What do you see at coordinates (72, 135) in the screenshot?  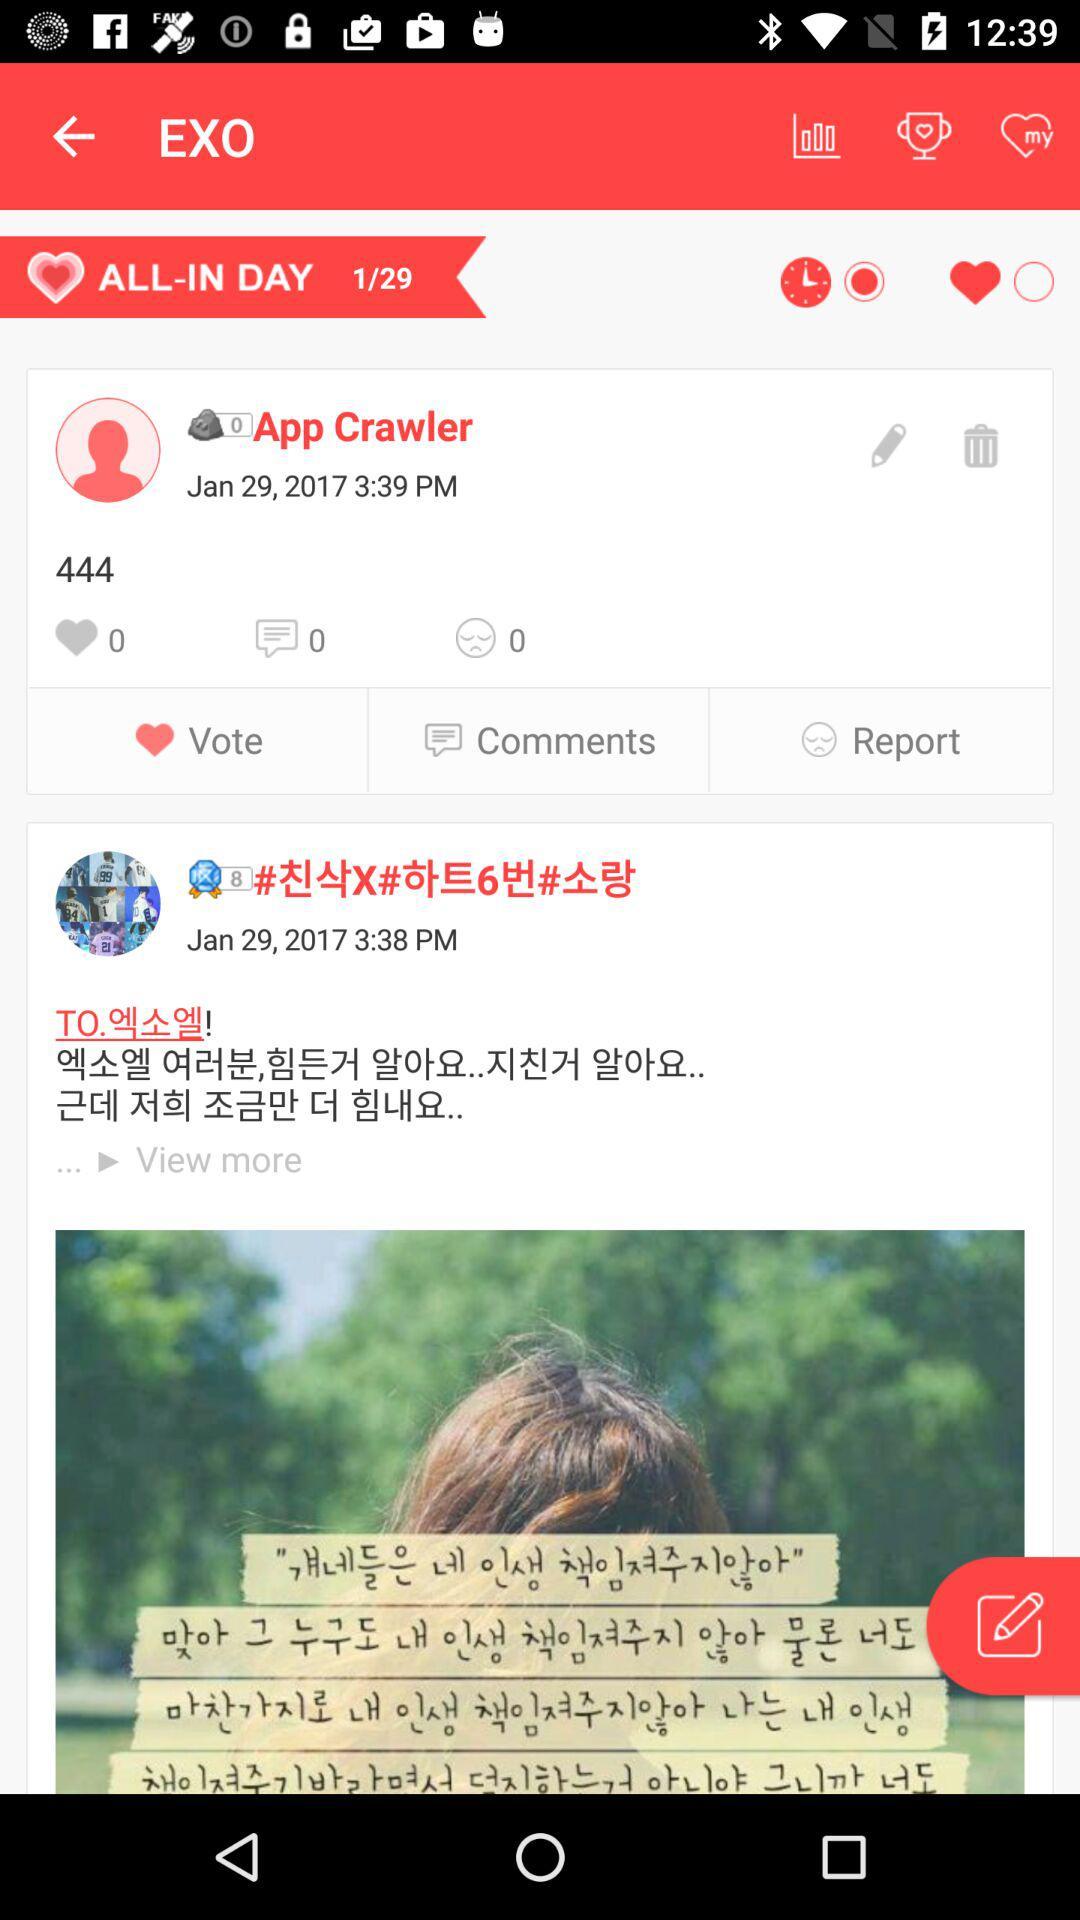 I see `item above the 1/29 item` at bounding box center [72, 135].